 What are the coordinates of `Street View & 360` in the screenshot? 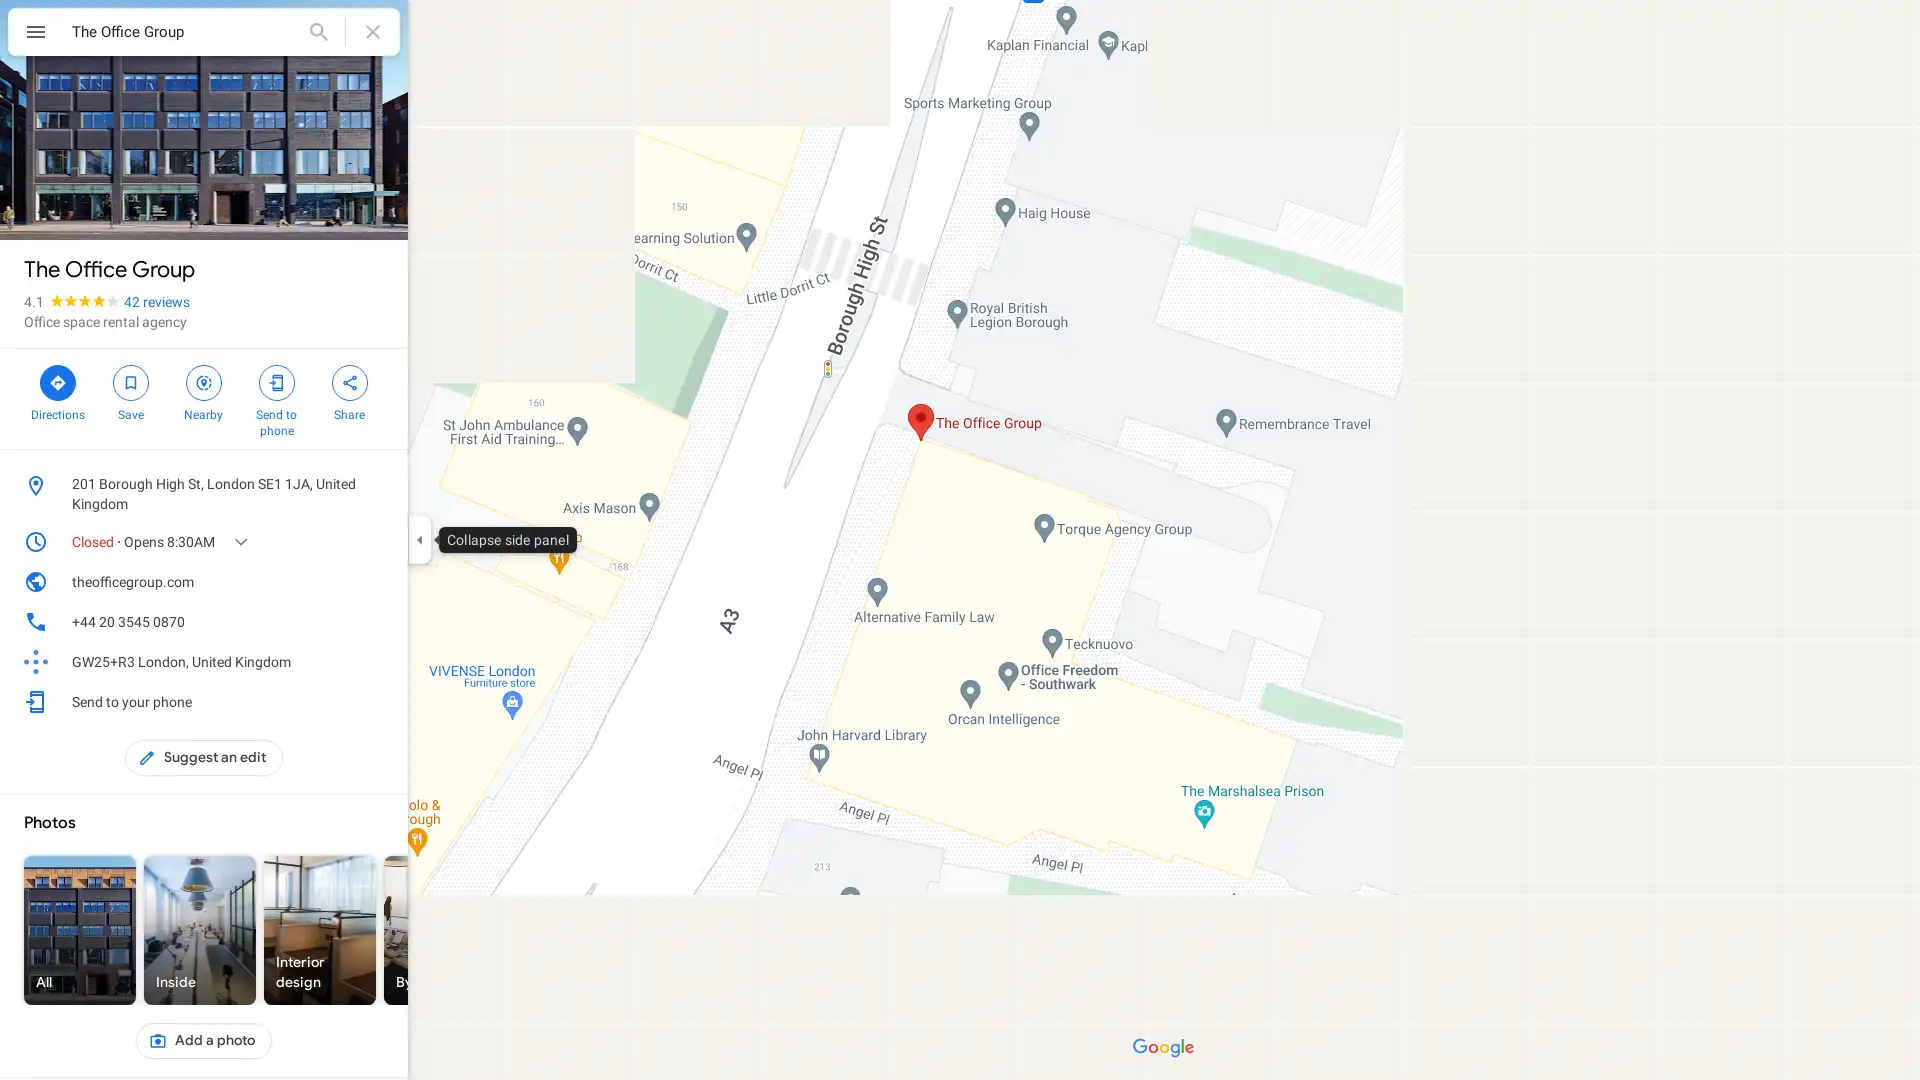 It's located at (560, 930).